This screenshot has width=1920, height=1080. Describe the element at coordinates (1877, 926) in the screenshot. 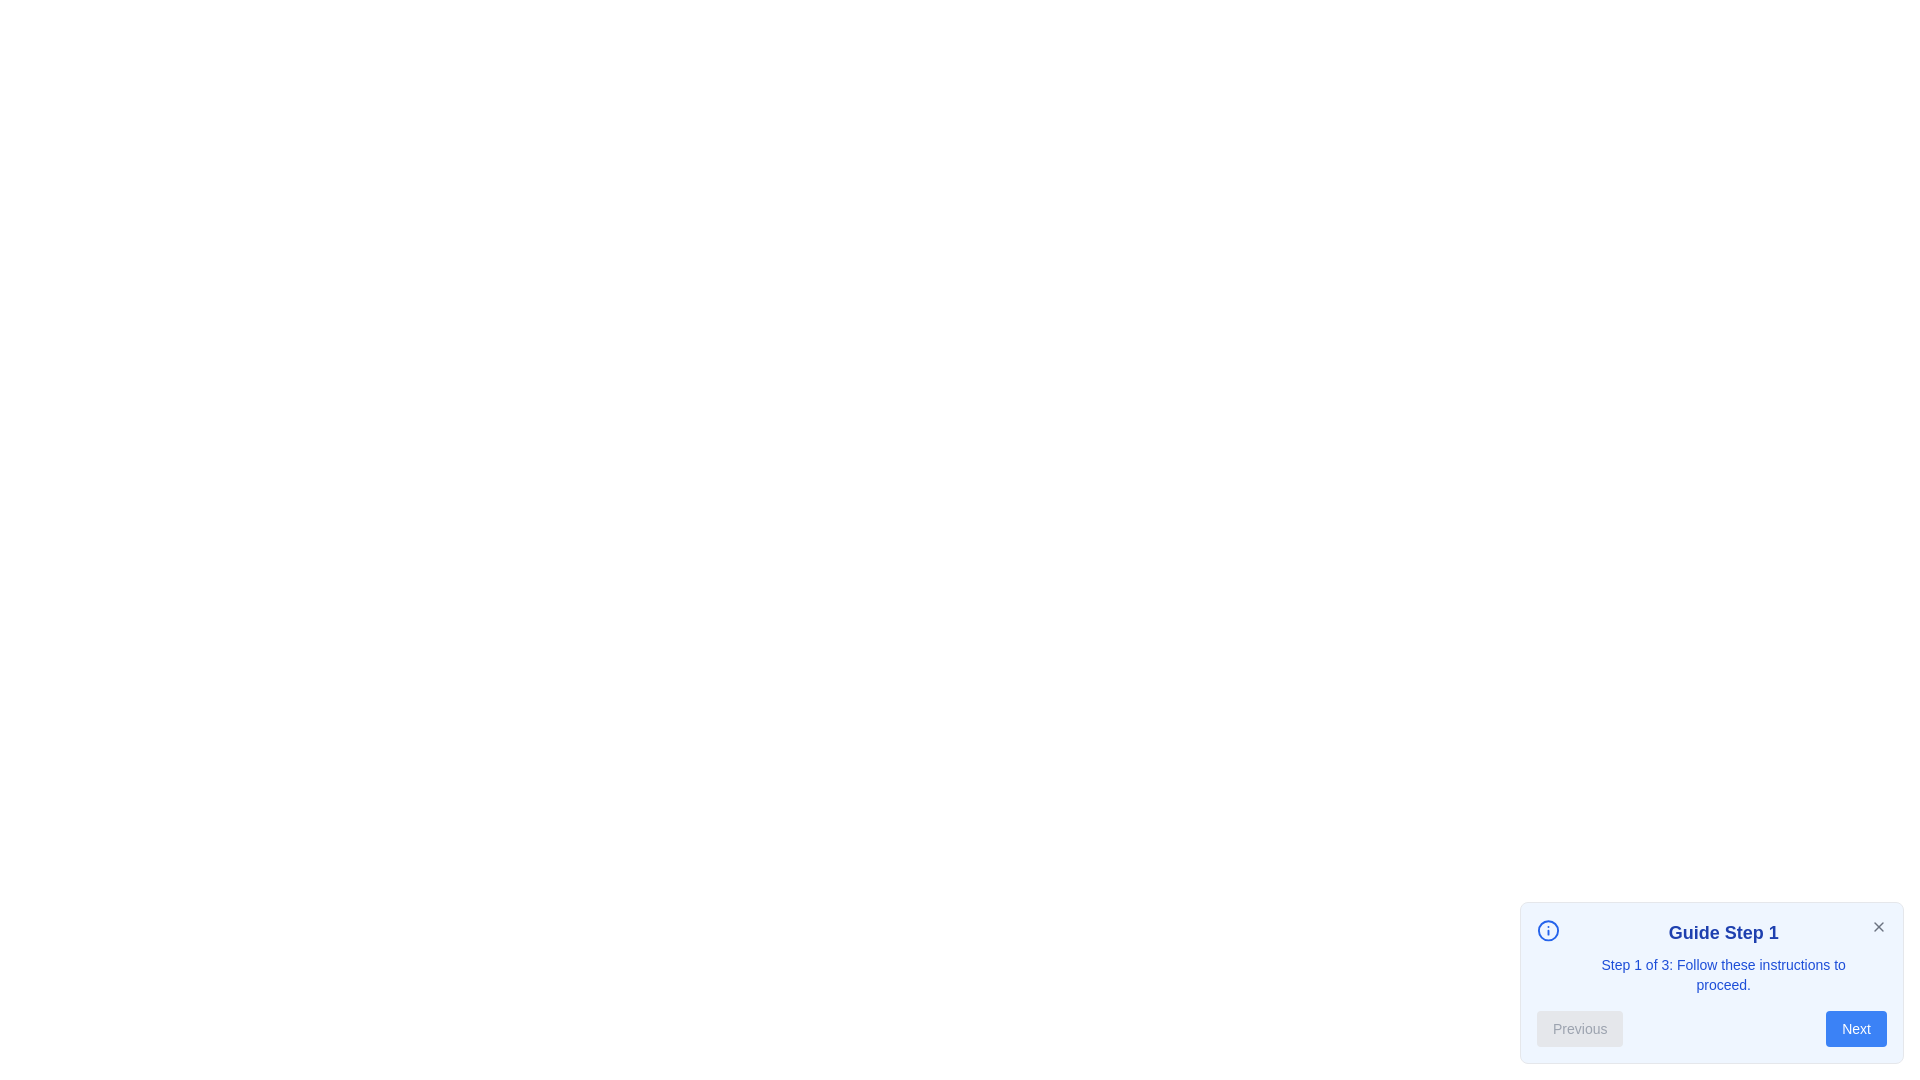

I see `the close button of the alert` at that location.